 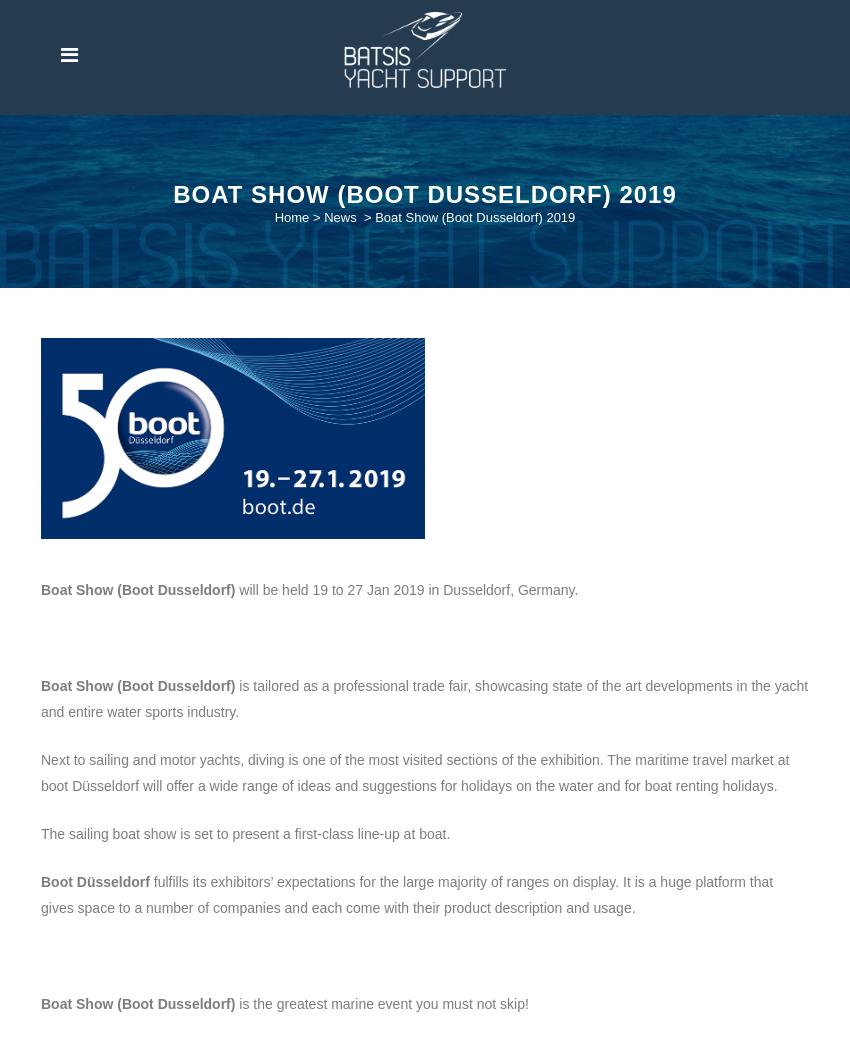 What do you see at coordinates (424, 697) in the screenshot?
I see `'is tailored as a professional trade fair, showcasing state of the art developments in the yacht and entire water sports industry.'` at bounding box center [424, 697].